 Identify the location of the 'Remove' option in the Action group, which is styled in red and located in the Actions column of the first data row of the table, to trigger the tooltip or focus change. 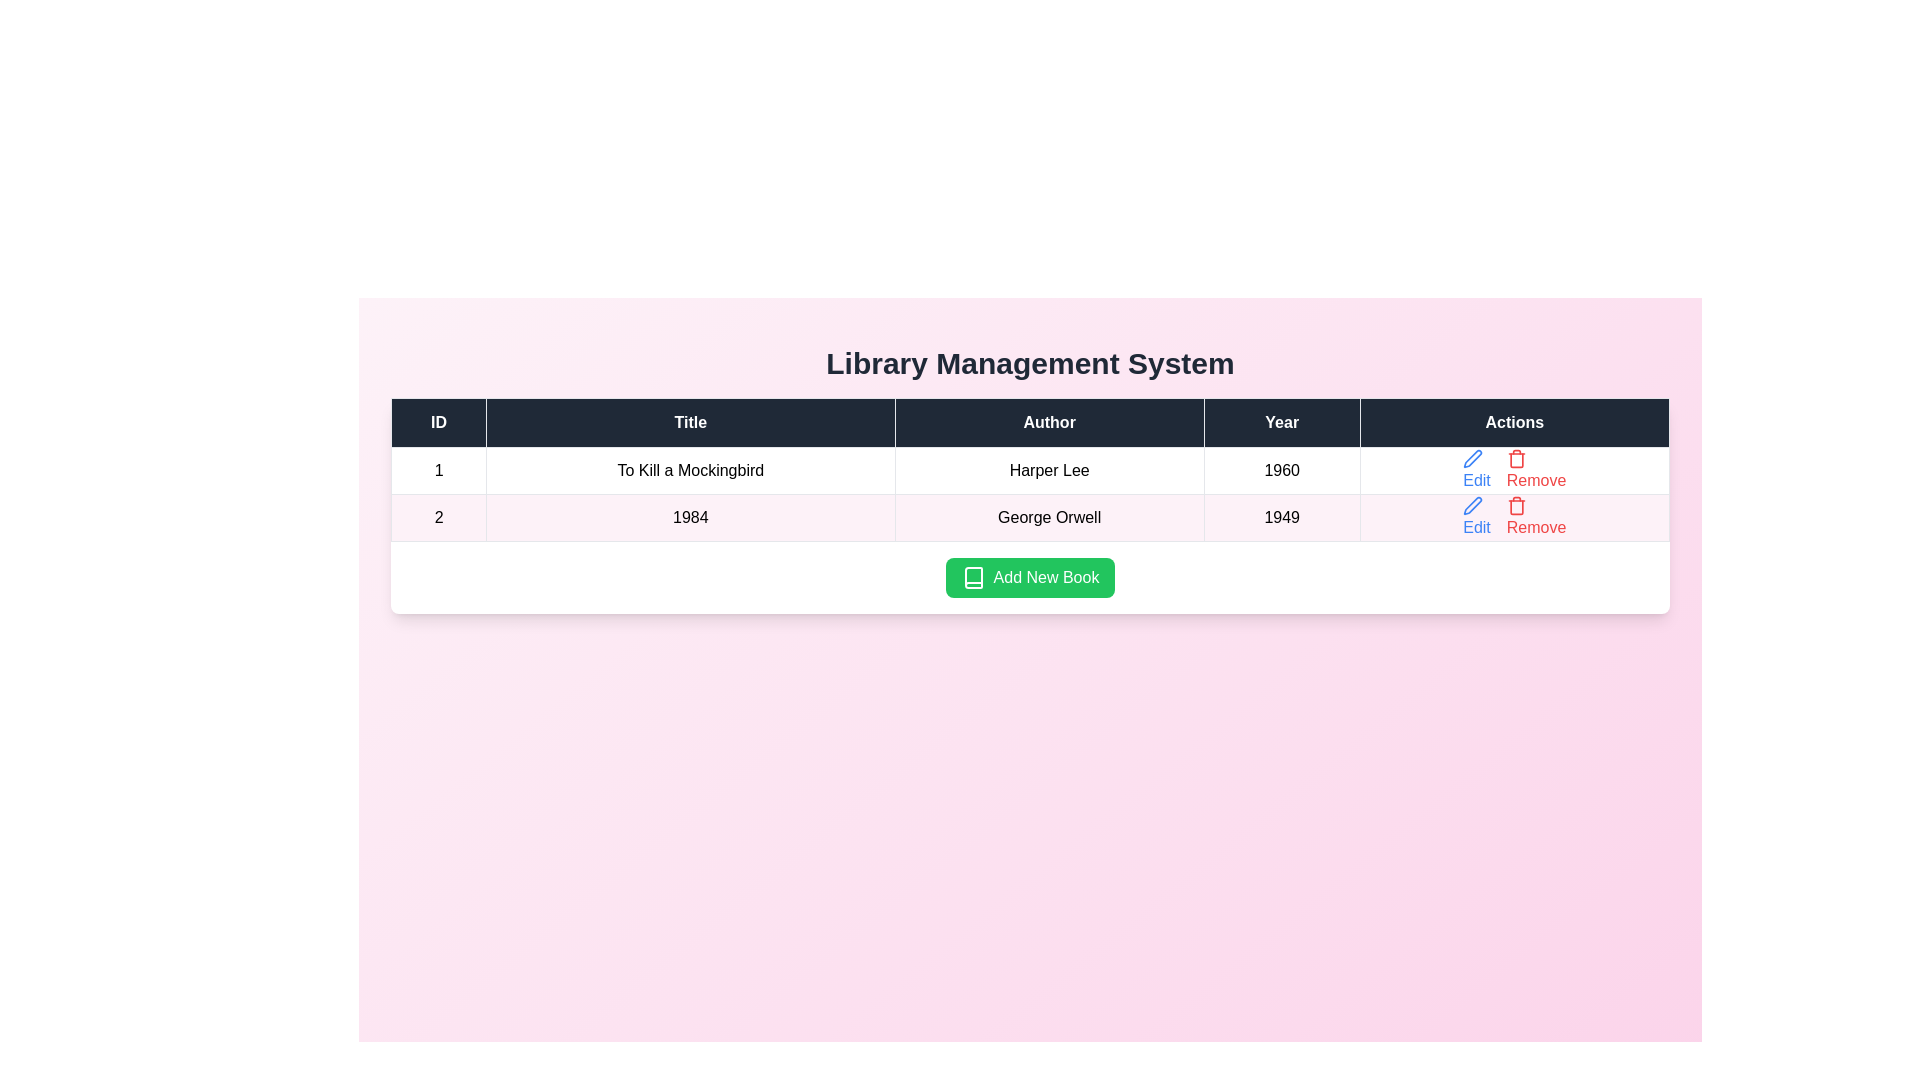
(1514, 470).